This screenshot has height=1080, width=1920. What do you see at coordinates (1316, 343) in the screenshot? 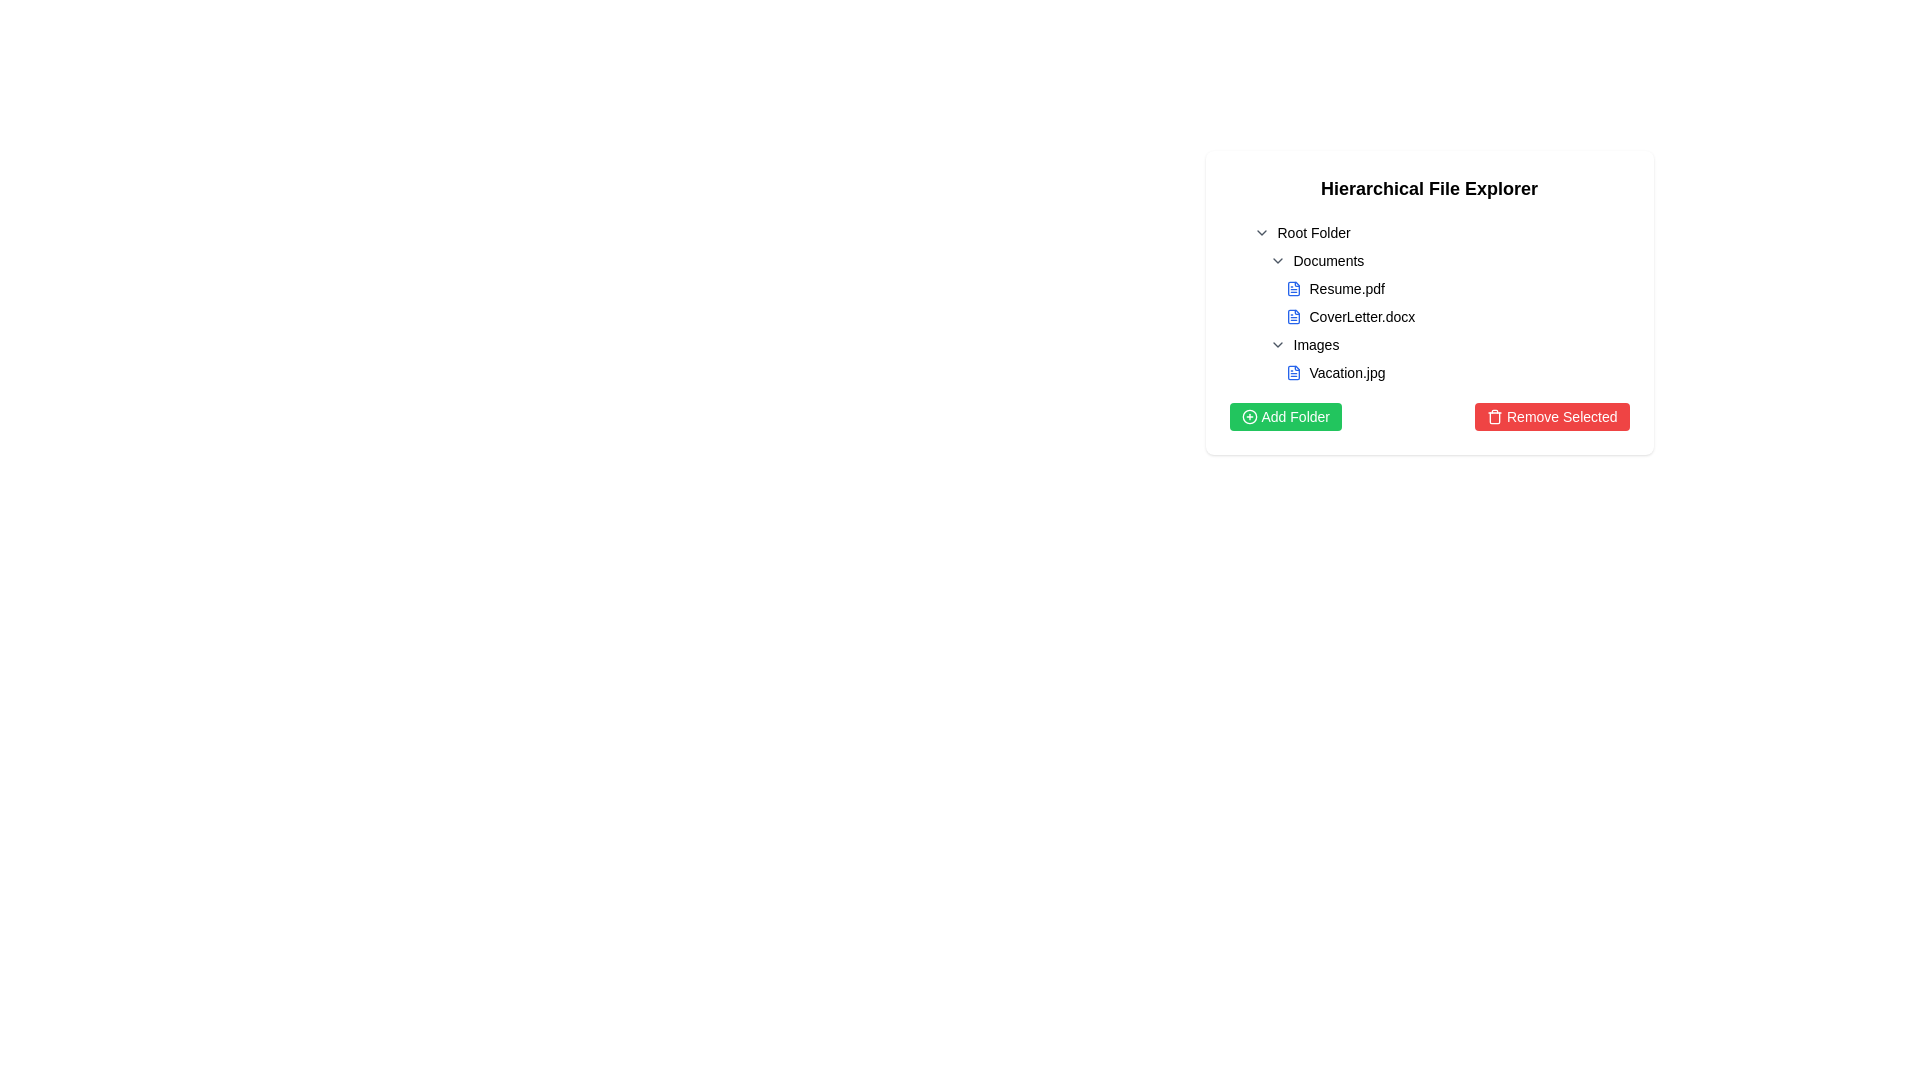
I see `the text label displaying 'Images', which is located under the header 'Documents' in the 'Root Folder' section of the file explorer interface` at bounding box center [1316, 343].